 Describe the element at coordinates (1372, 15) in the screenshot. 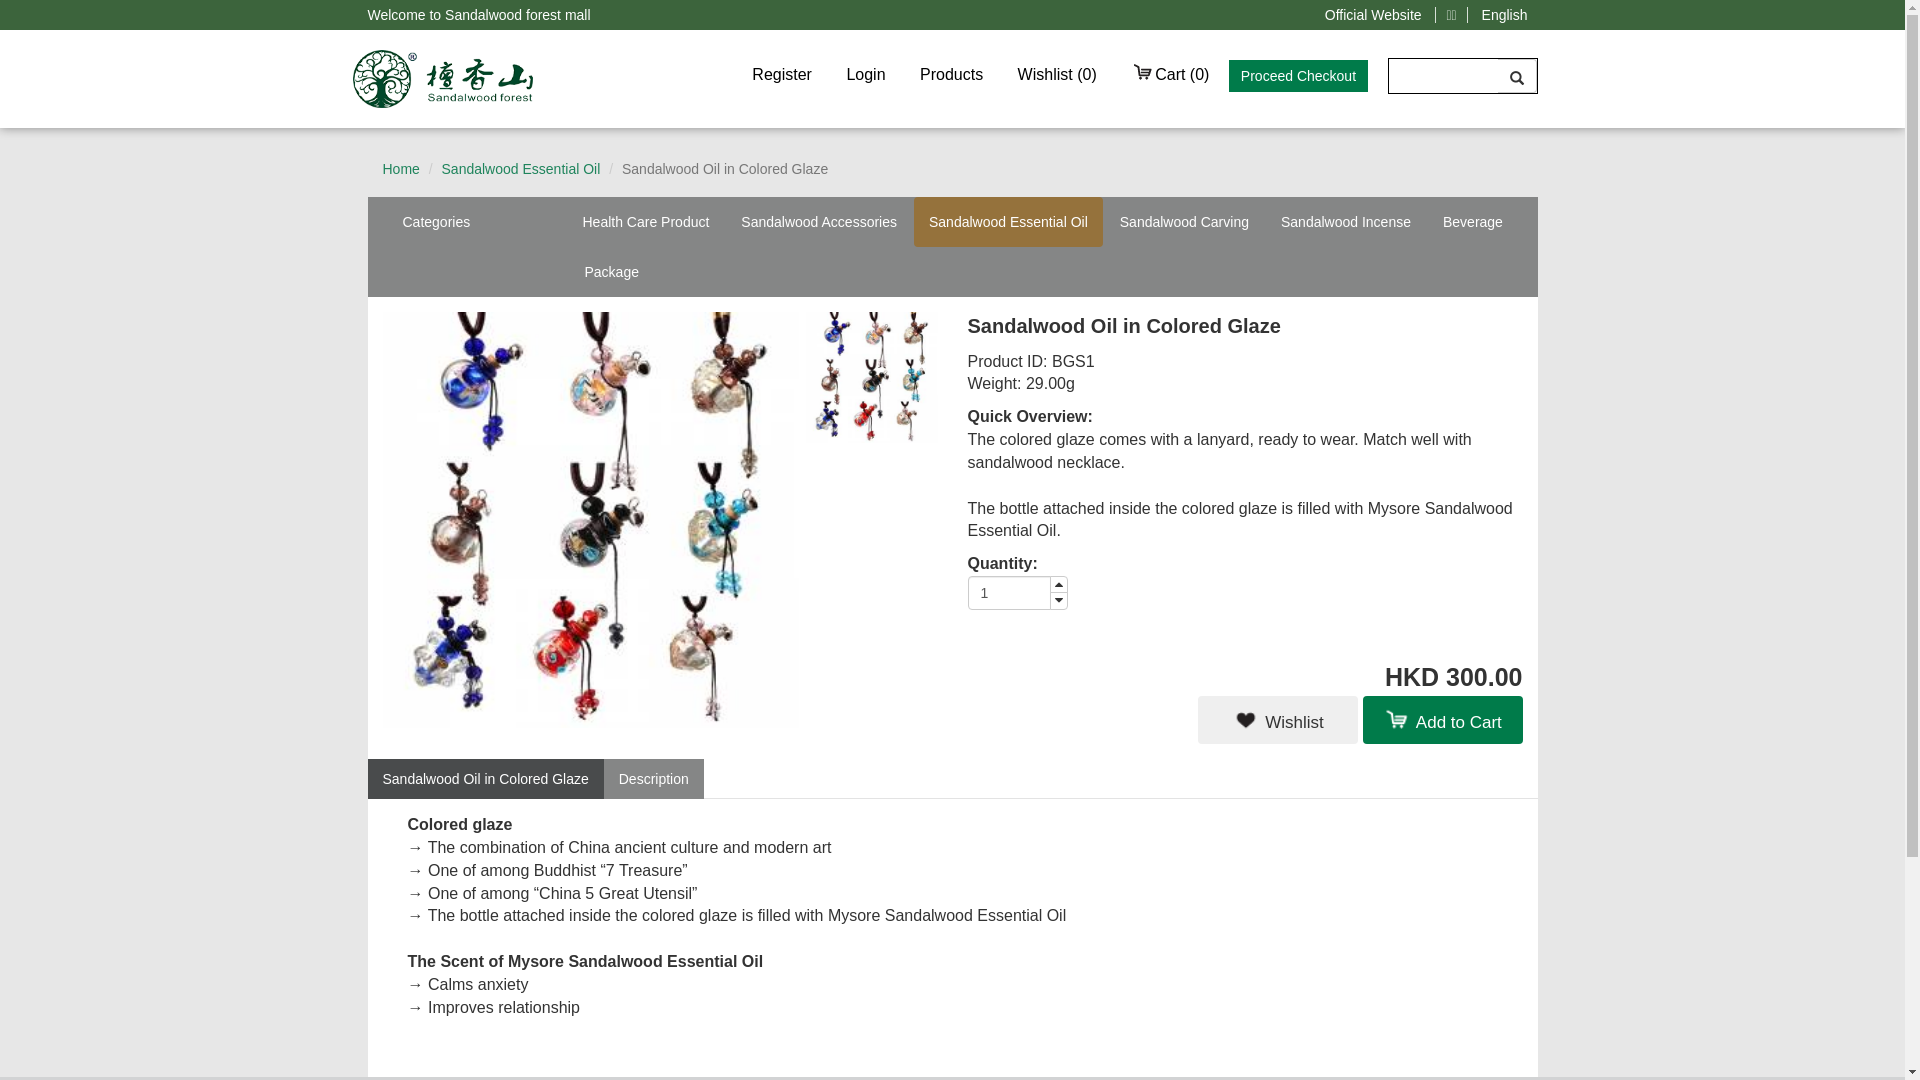

I see `'Official Website'` at that location.